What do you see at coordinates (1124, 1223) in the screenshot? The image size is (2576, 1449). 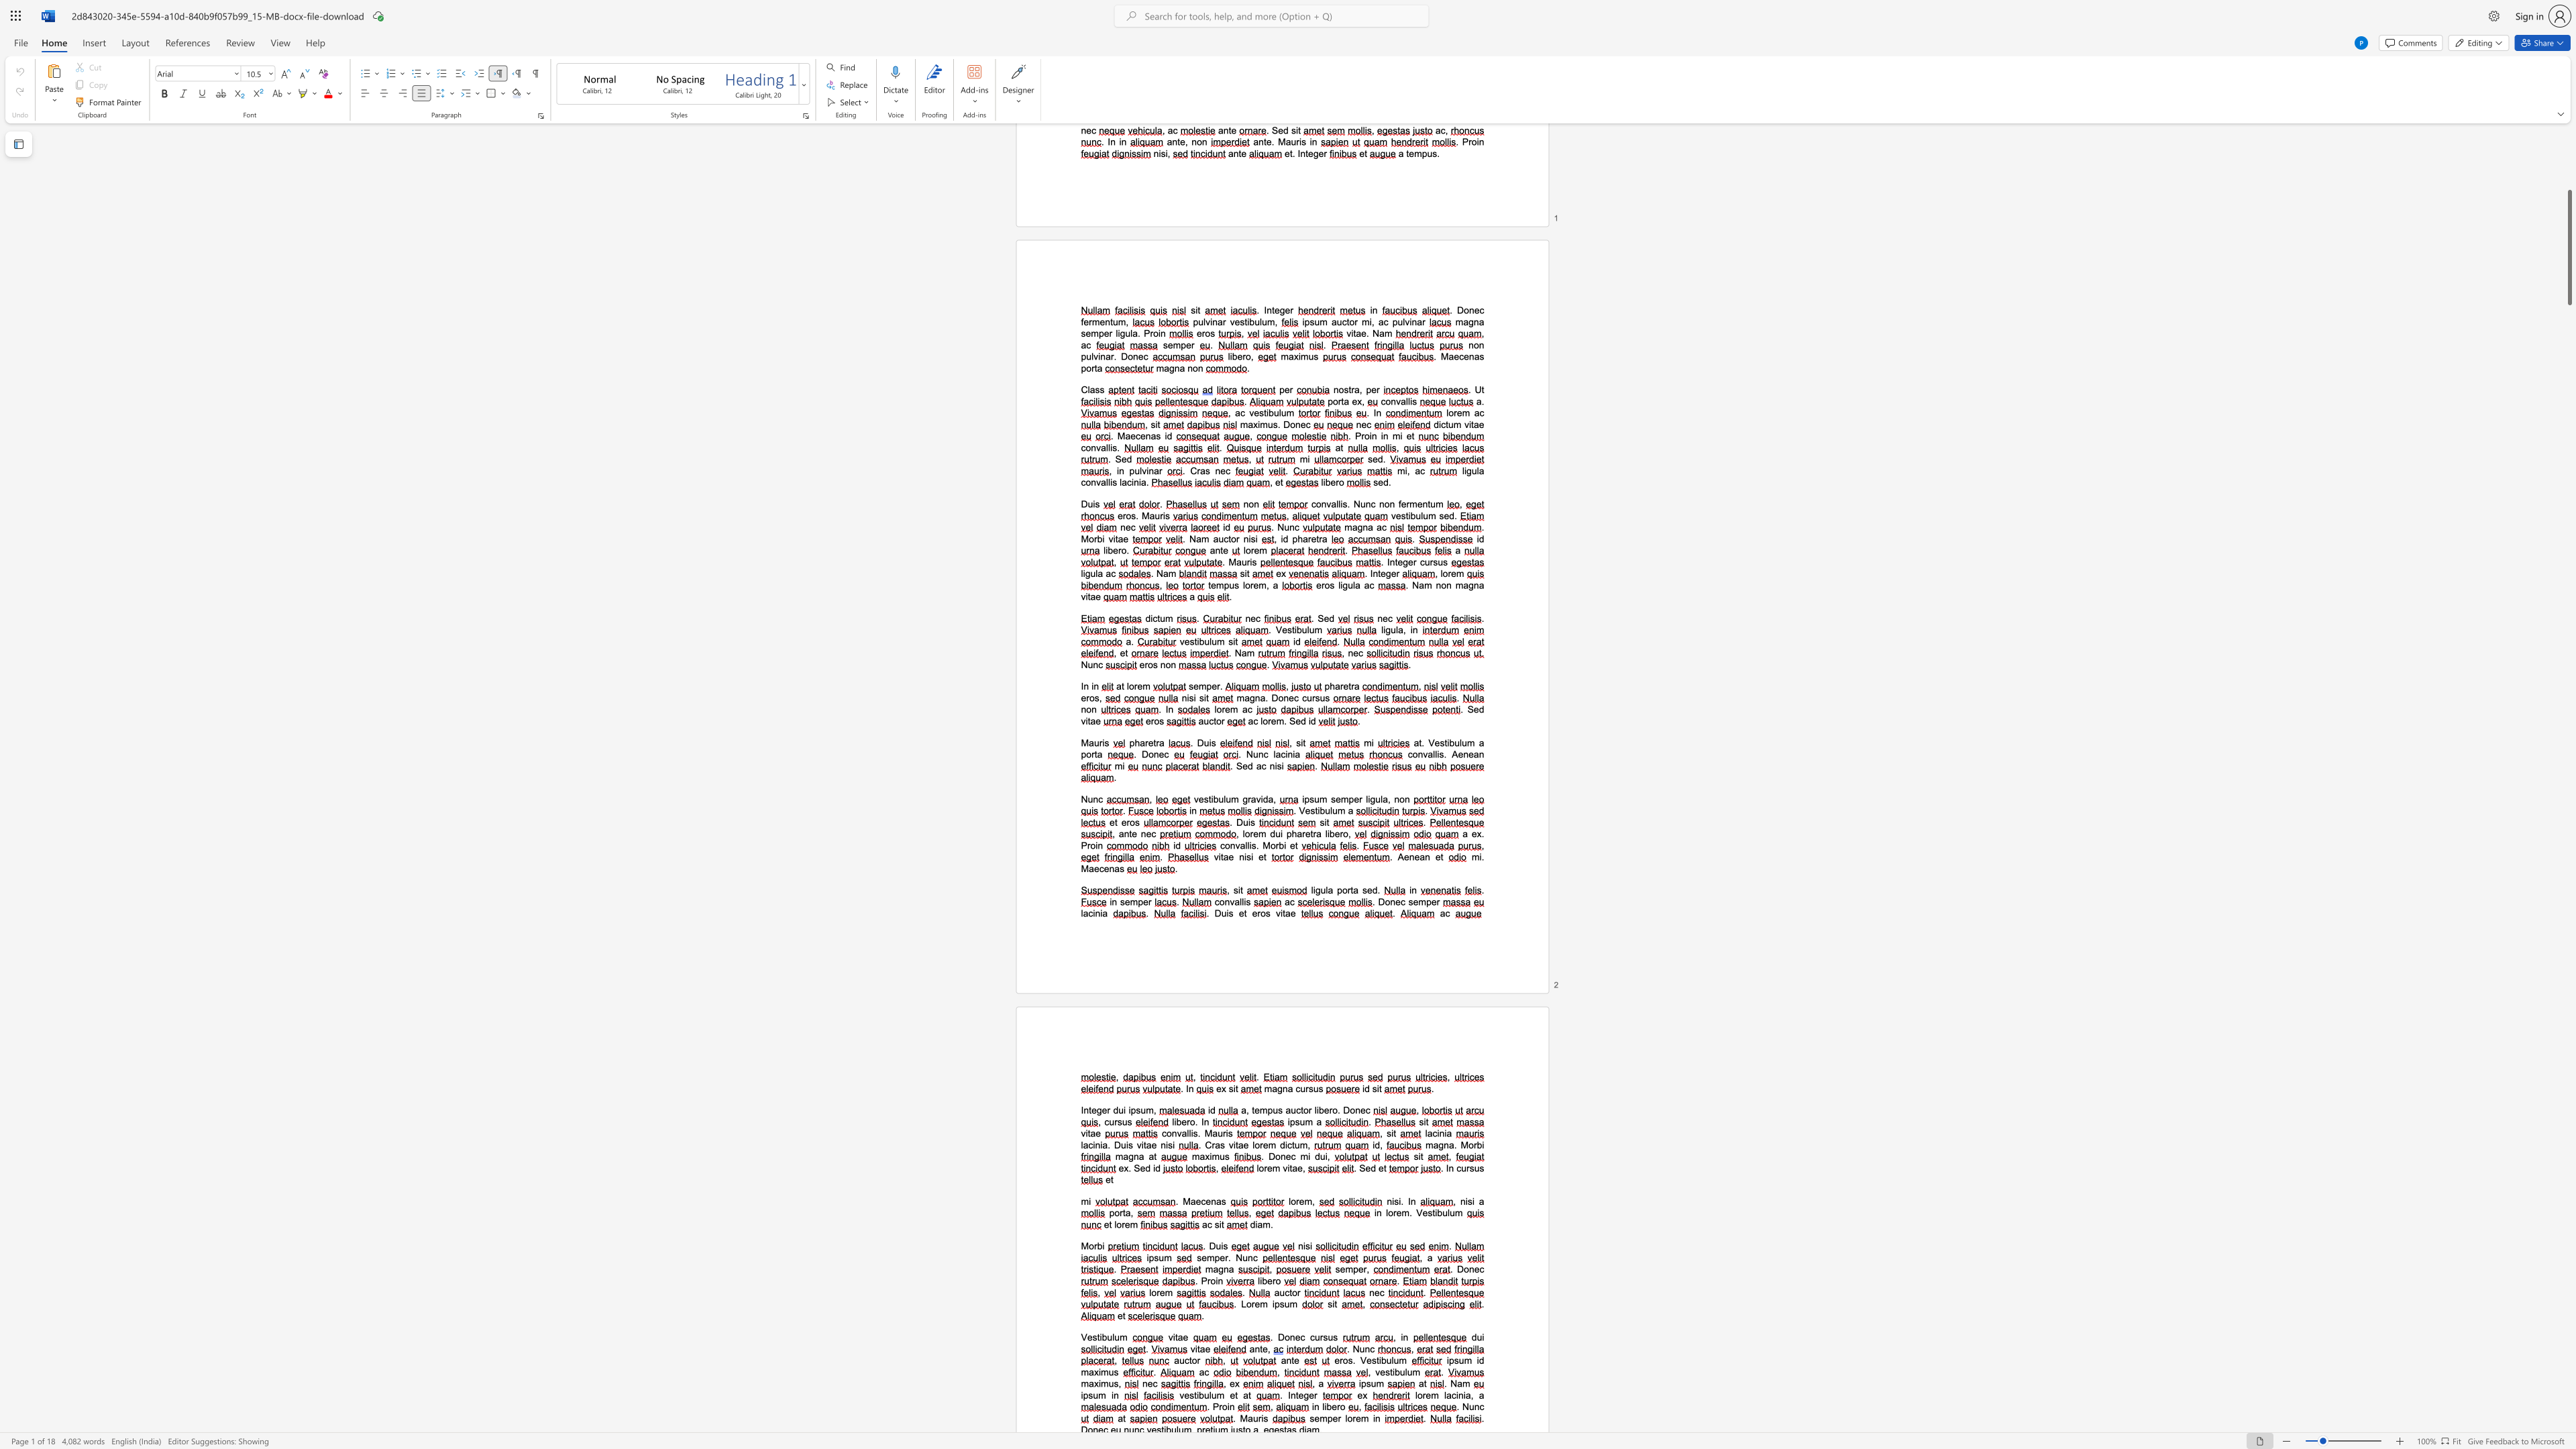 I see `the space between the continuous character "r" and "e" in the text` at bounding box center [1124, 1223].